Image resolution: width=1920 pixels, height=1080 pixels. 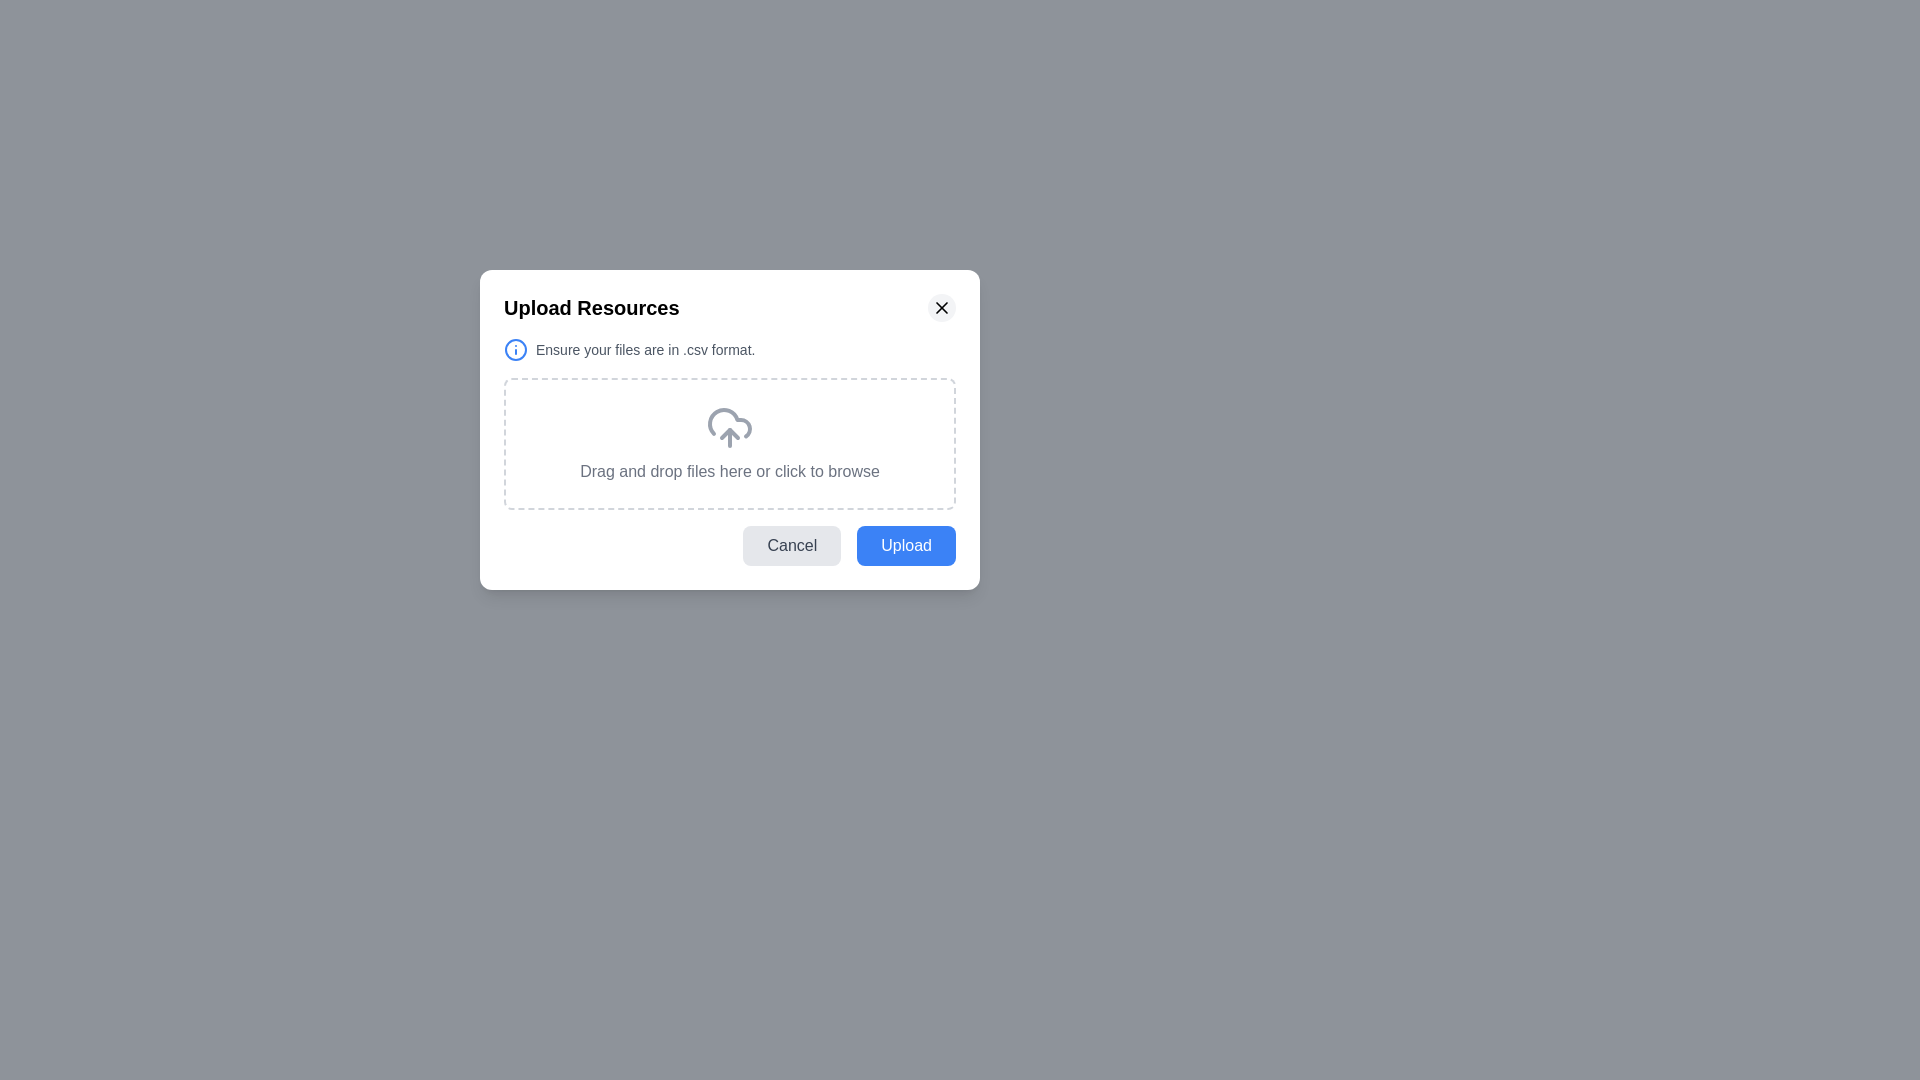 What do you see at coordinates (728, 442) in the screenshot?
I see `files into the Drag-and-drop upload area located centrally within the 'Upload Resources' dialog box, below the instruction text 'Ensure your files are in .csv format.'` at bounding box center [728, 442].